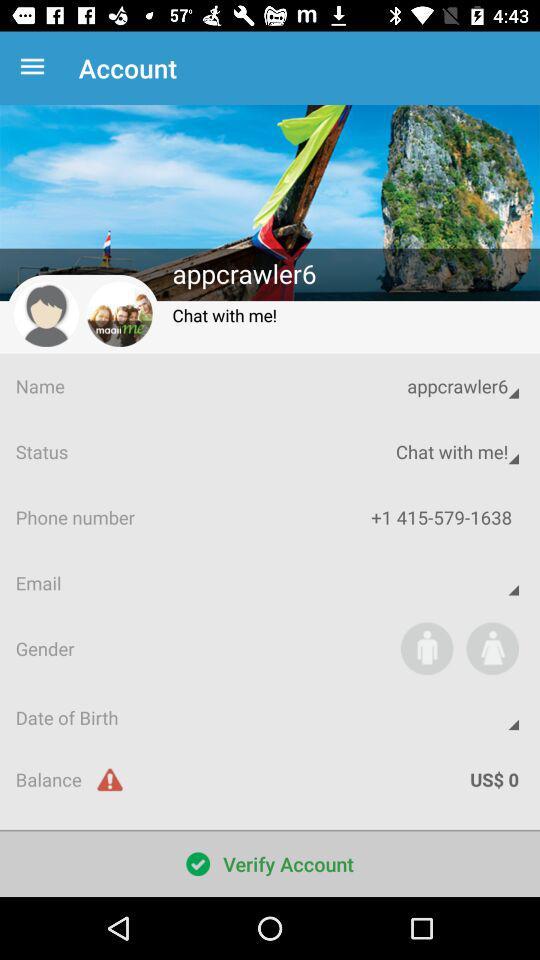 The height and width of the screenshot is (960, 540). What do you see at coordinates (426, 647) in the screenshot?
I see `indicate that you are male on your profile` at bounding box center [426, 647].